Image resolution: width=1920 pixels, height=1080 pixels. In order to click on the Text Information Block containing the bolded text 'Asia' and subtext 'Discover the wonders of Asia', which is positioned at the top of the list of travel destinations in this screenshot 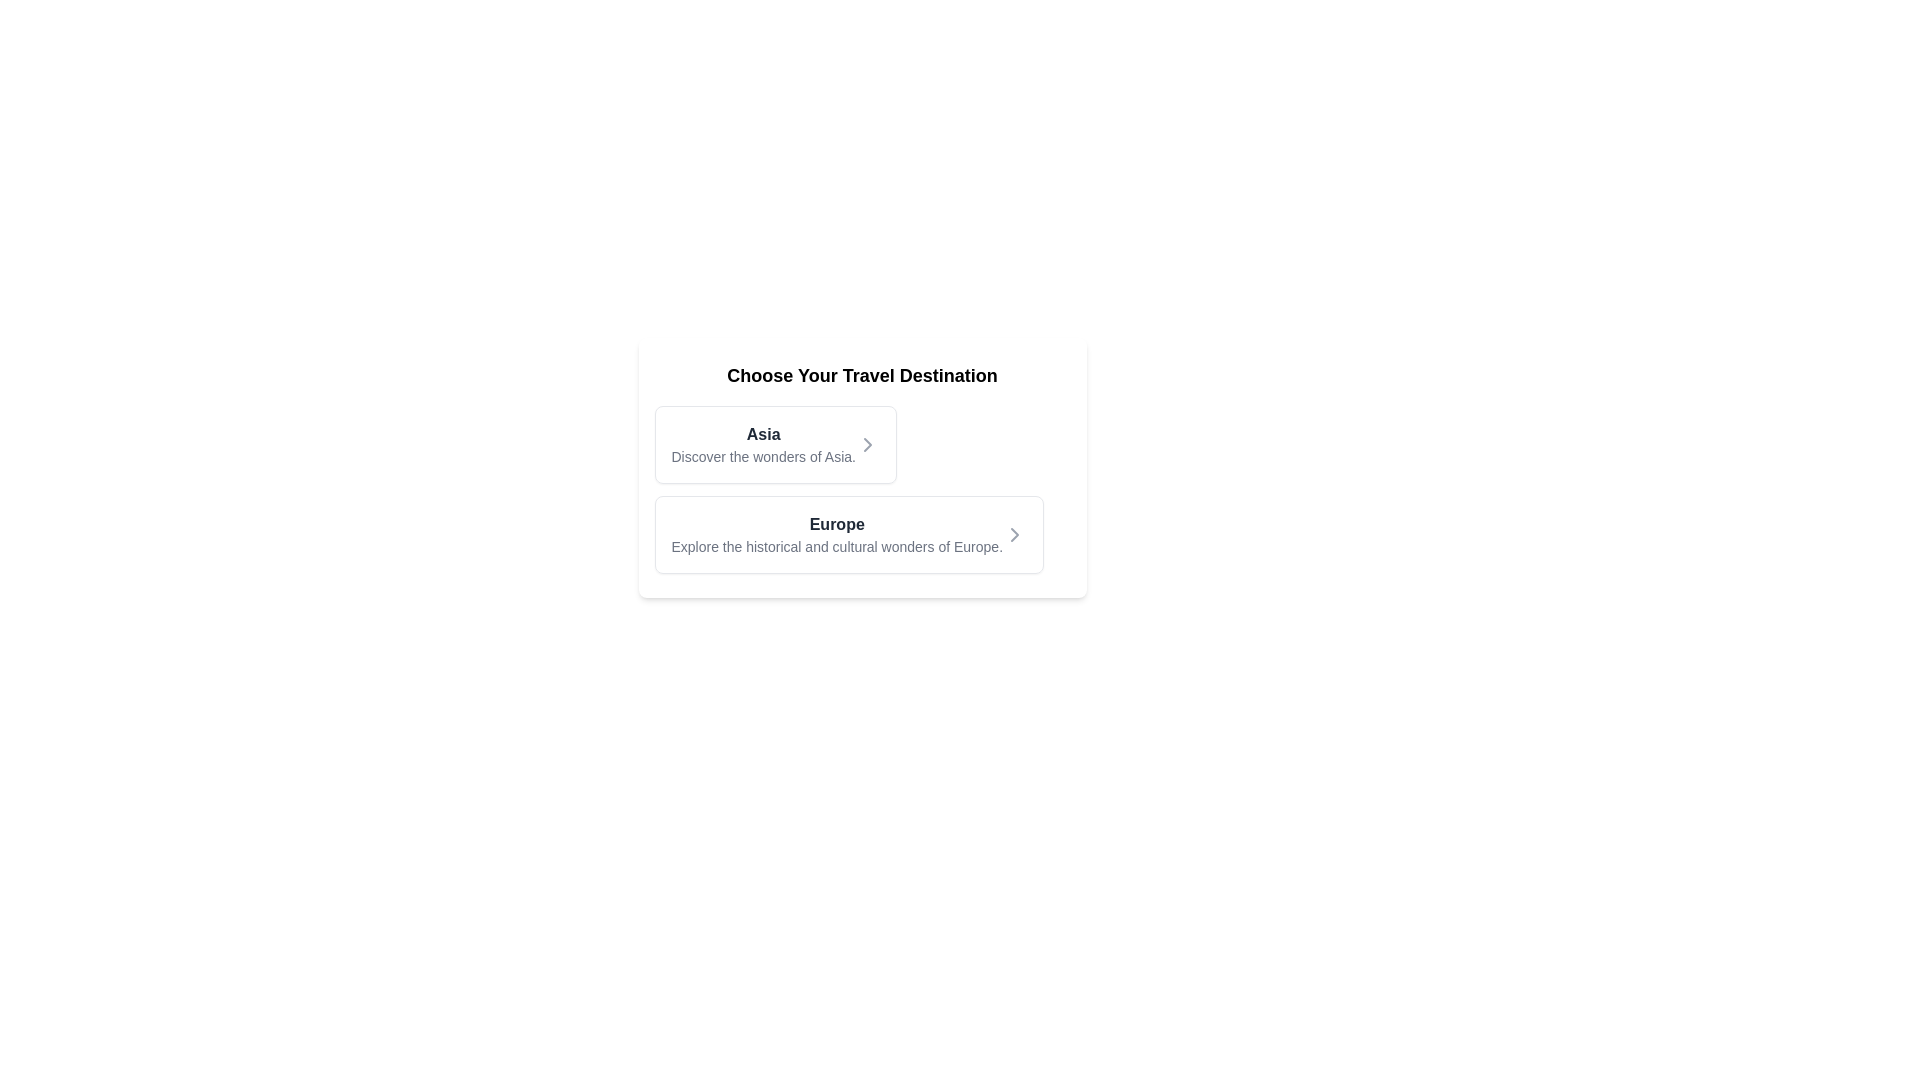, I will do `click(762, 443)`.